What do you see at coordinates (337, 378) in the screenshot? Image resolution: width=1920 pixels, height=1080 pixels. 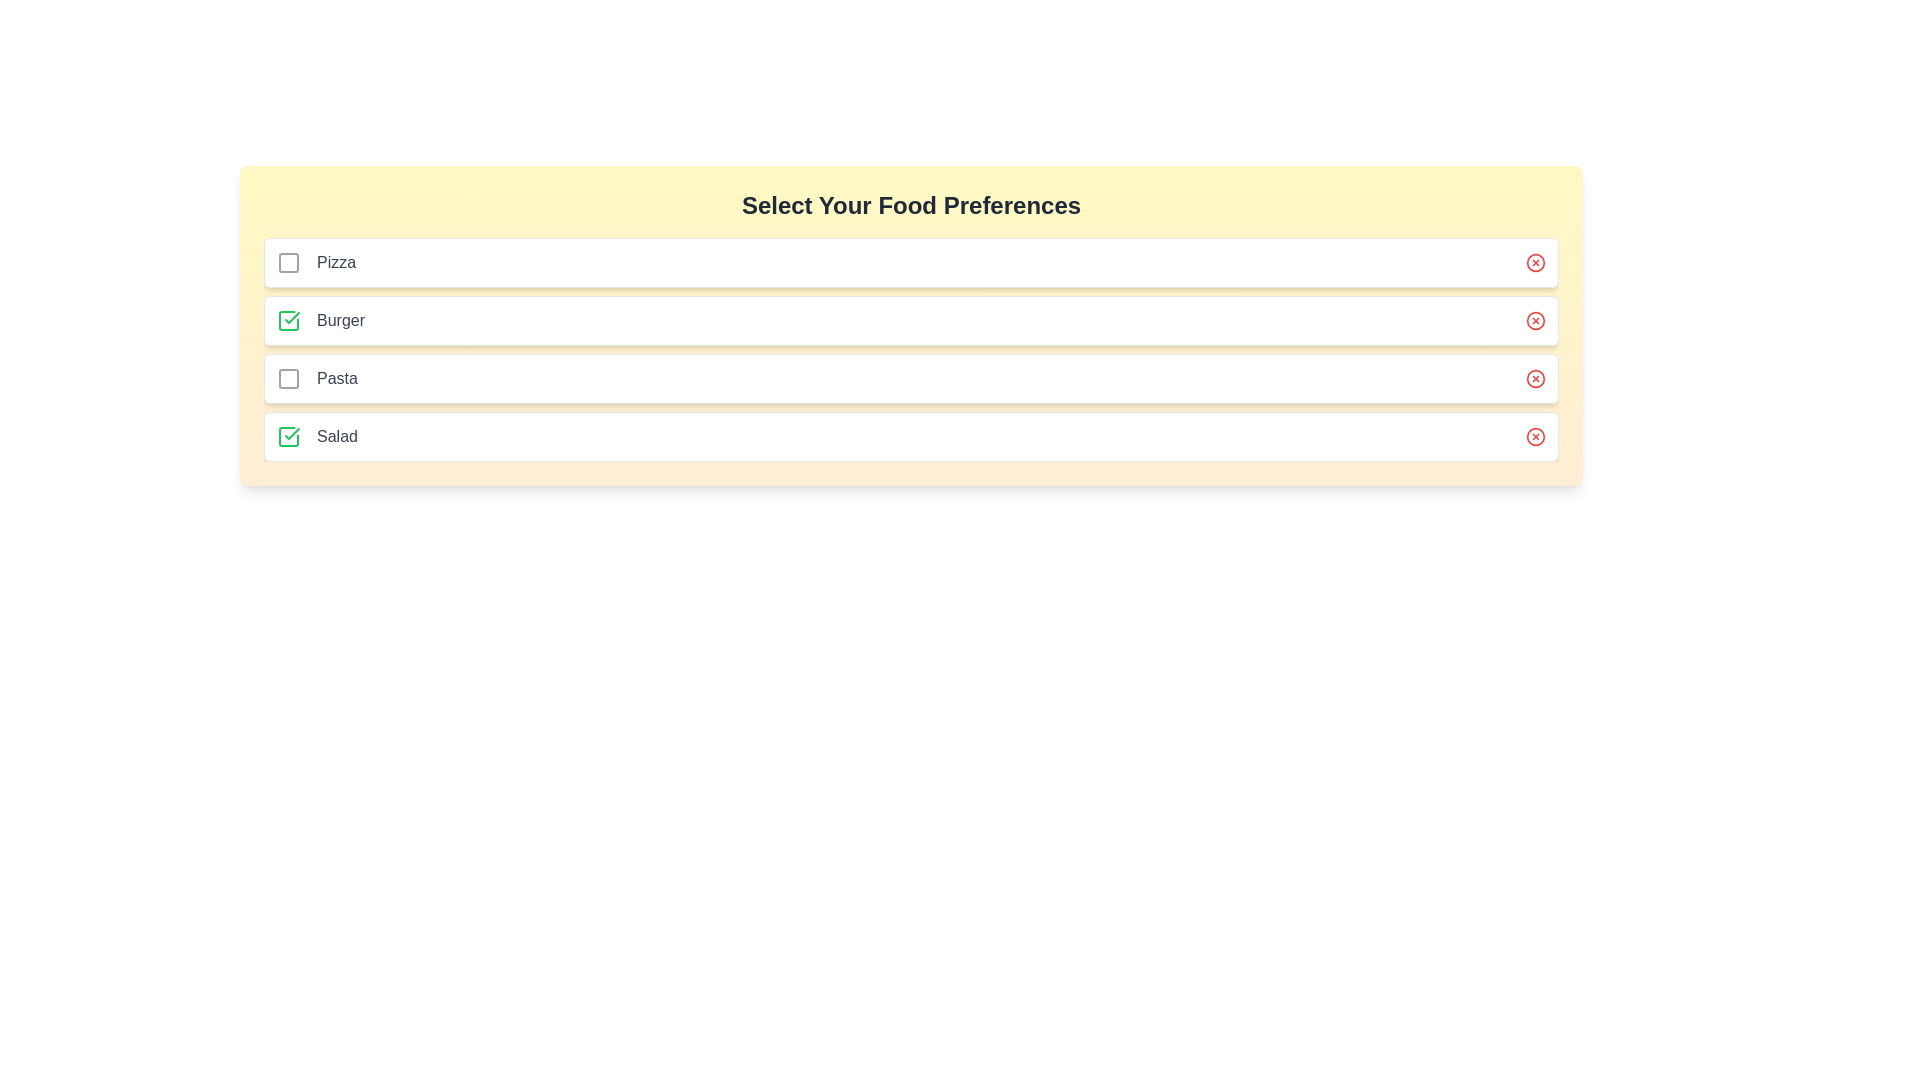 I see `the text label for the food preference 'Pasta', which is located in the third row of a list of food options, aligned to the right of its associated checkbox` at bounding box center [337, 378].